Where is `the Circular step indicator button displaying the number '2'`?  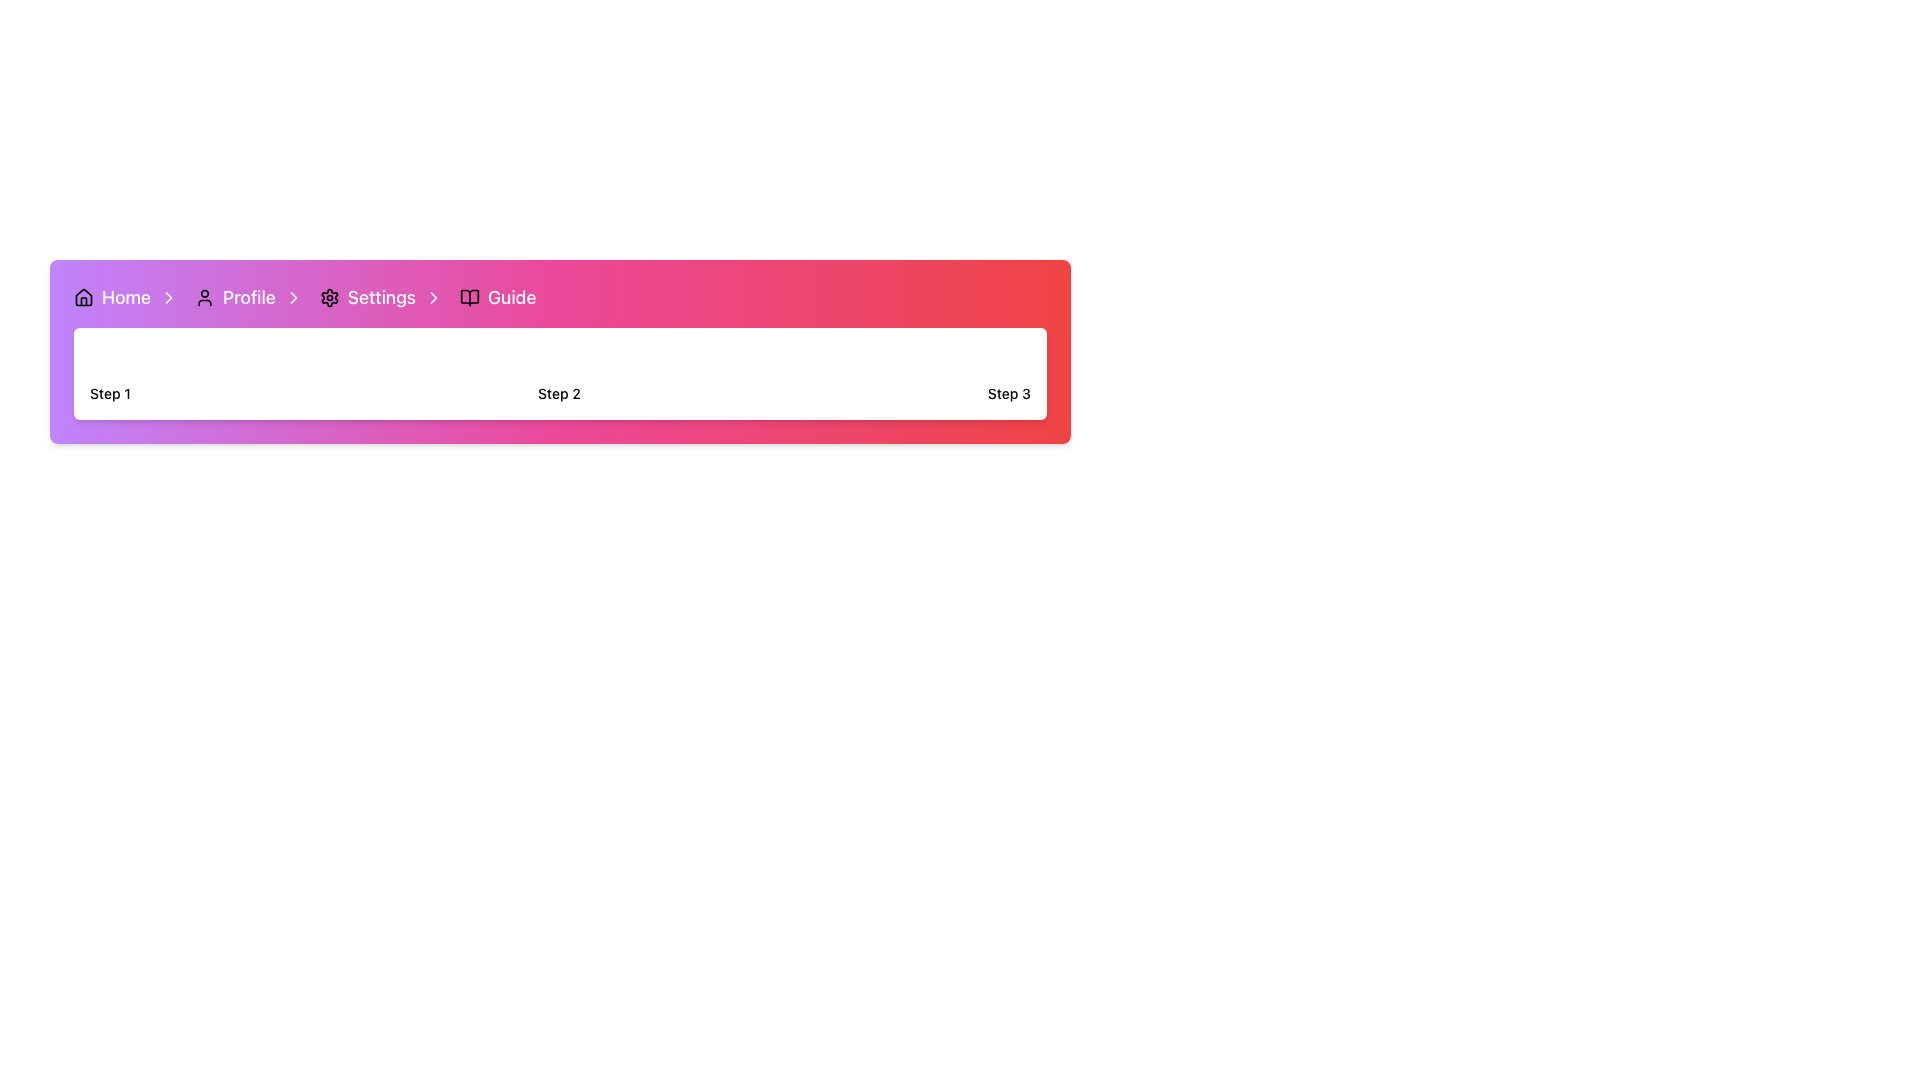 the Circular step indicator button displaying the number '2' is located at coordinates (559, 358).